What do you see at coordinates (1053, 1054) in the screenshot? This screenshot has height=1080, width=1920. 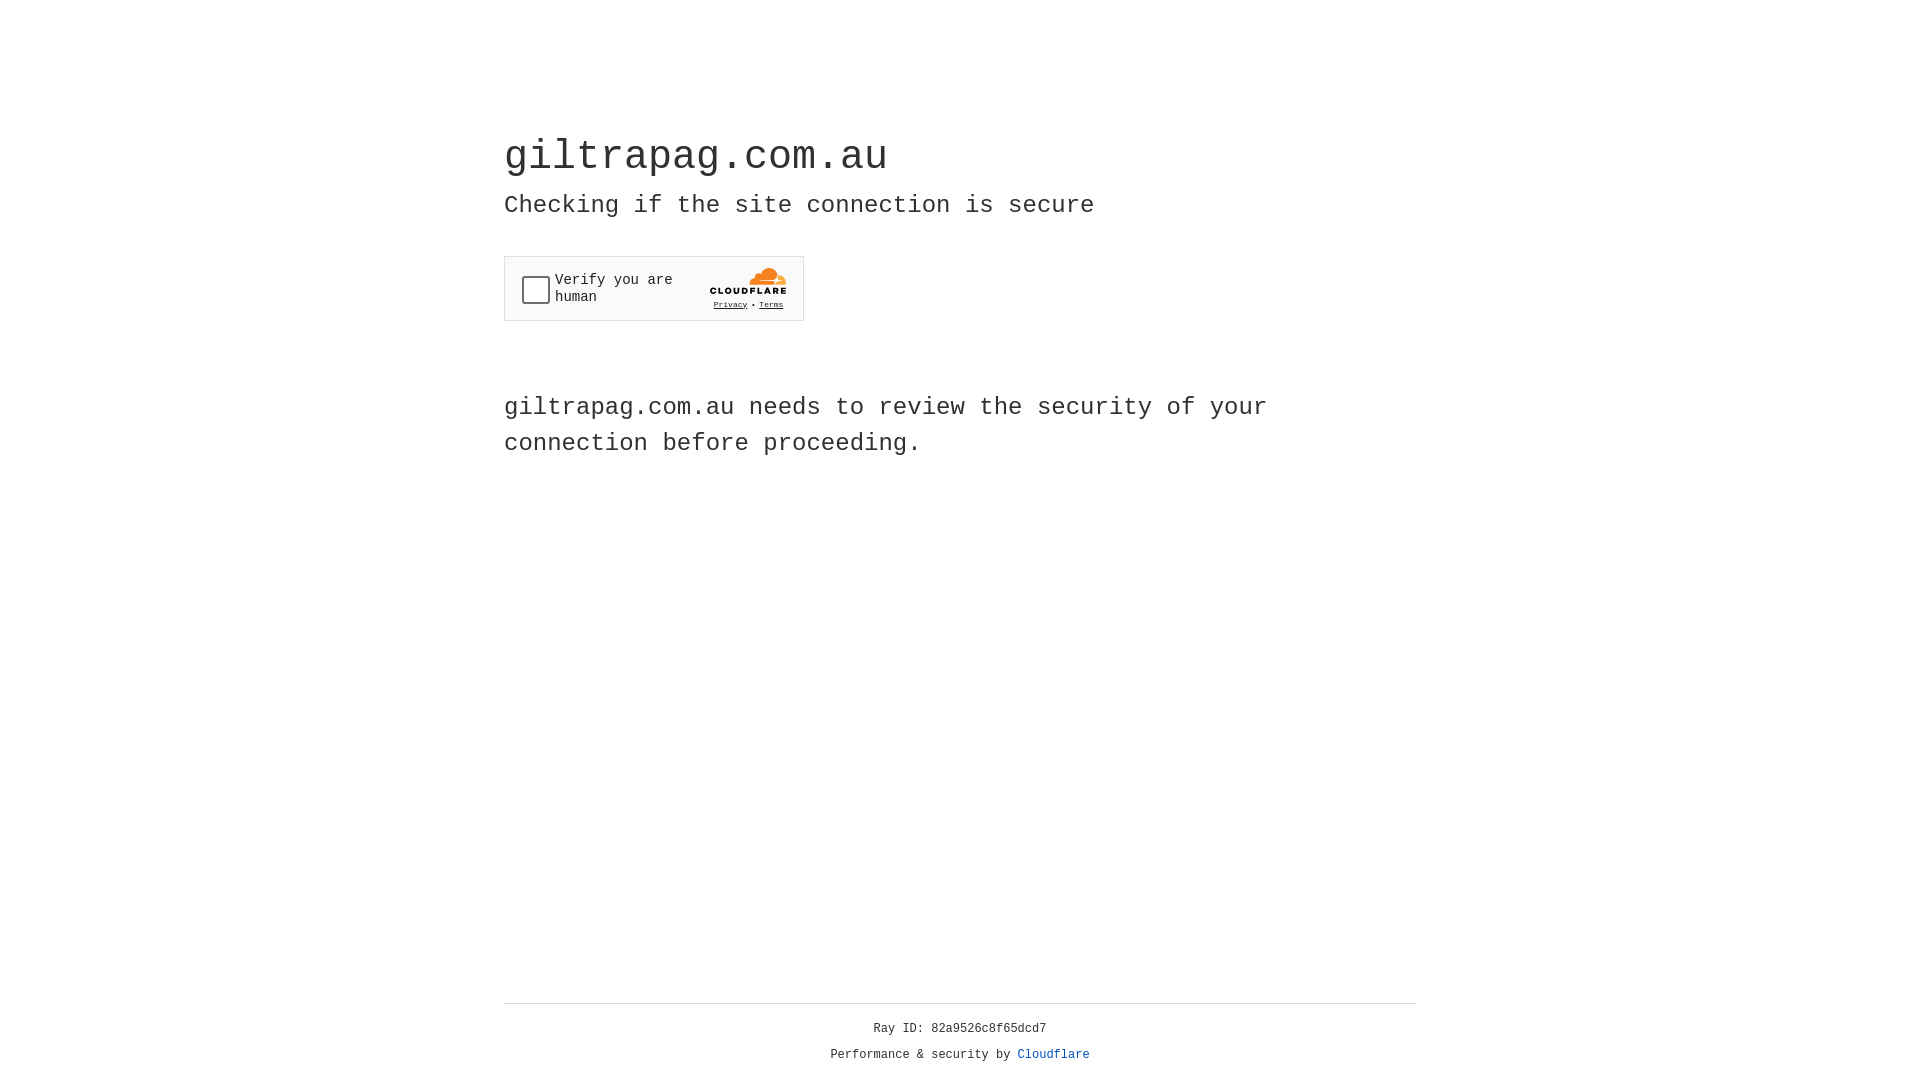 I see `'Cloudflare'` at bounding box center [1053, 1054].